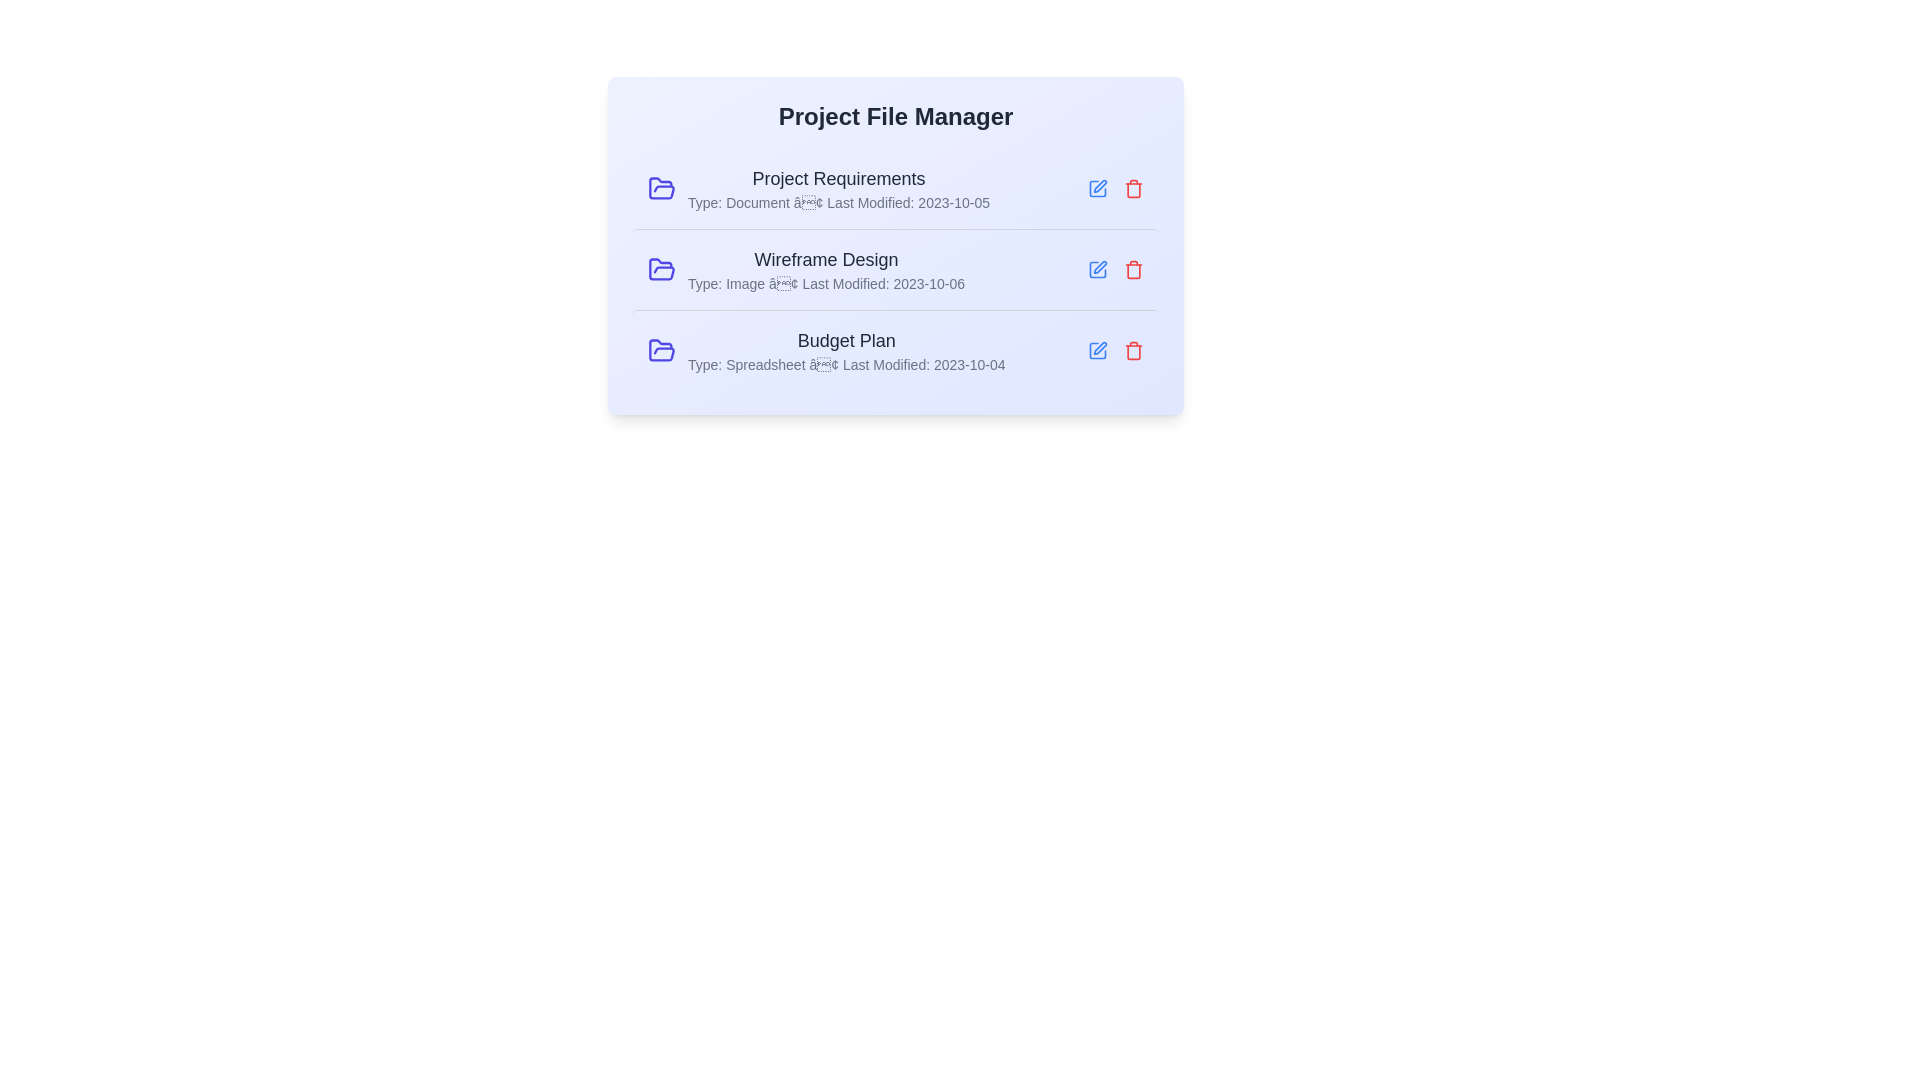 The height and width of the screenshot is (1080, 1920). What do you see at coordinates (662, 189) in the screenshot?
I see `the folder icon to open the file Project Requirements` at bounding box center [662, 189].